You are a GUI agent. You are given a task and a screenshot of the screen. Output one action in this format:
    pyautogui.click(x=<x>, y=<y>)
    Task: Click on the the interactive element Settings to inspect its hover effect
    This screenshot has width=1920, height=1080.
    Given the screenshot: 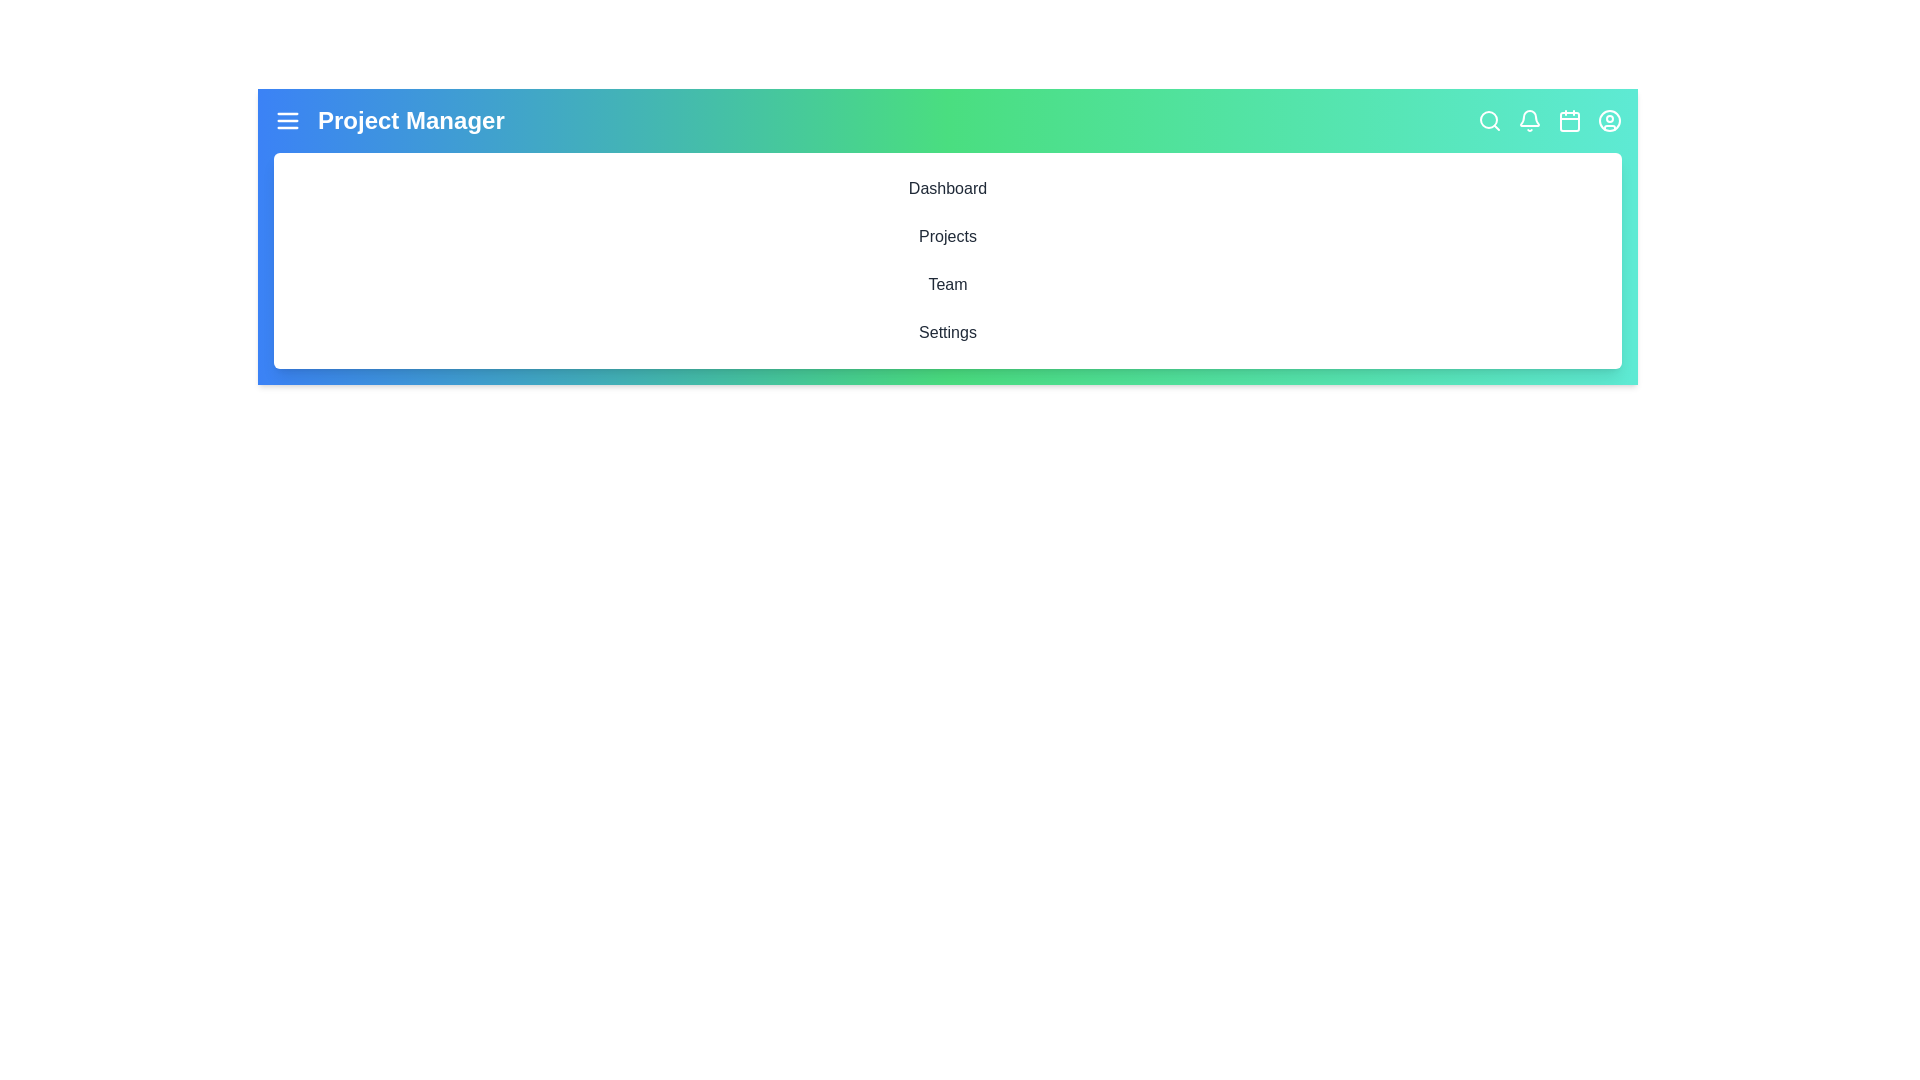 What is the action you would take?
    pyautogui.click(x=947, y=331)
    